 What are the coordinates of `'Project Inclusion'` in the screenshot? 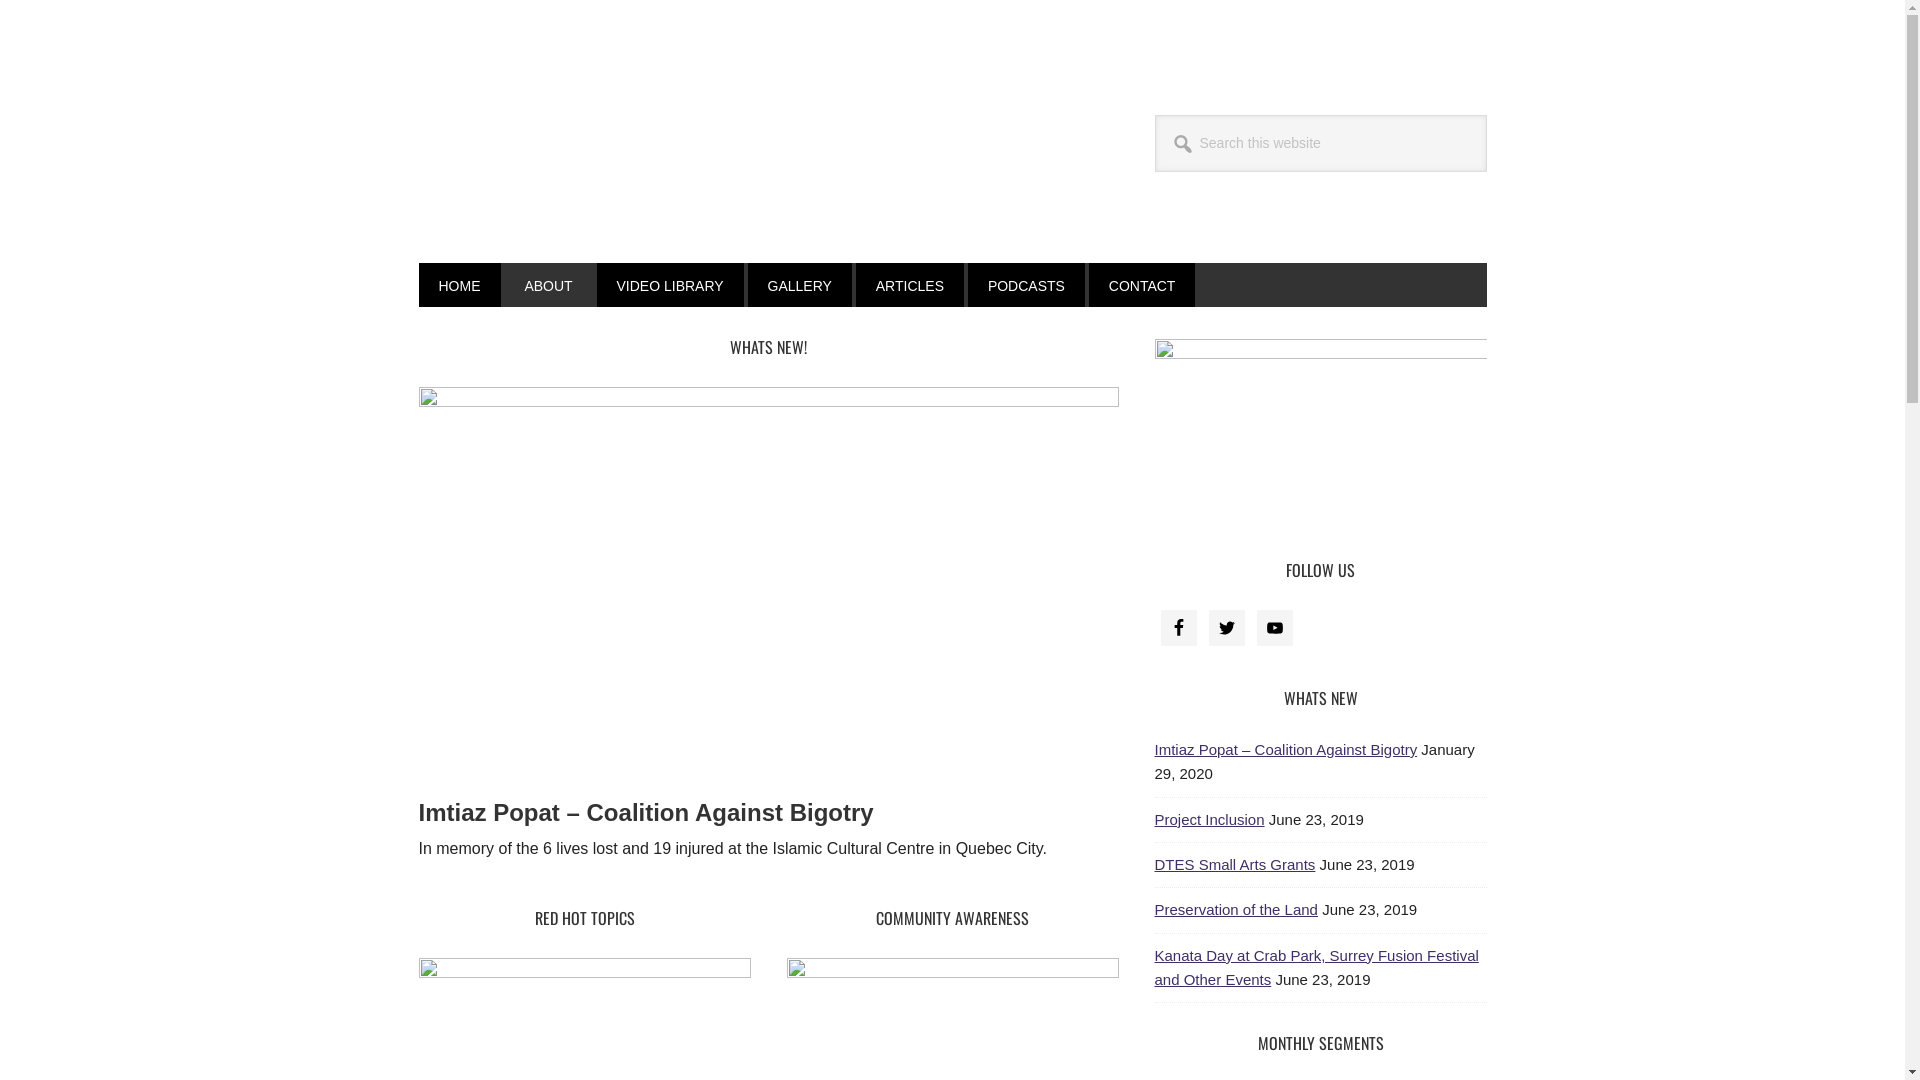 It's located at (1208, 819).